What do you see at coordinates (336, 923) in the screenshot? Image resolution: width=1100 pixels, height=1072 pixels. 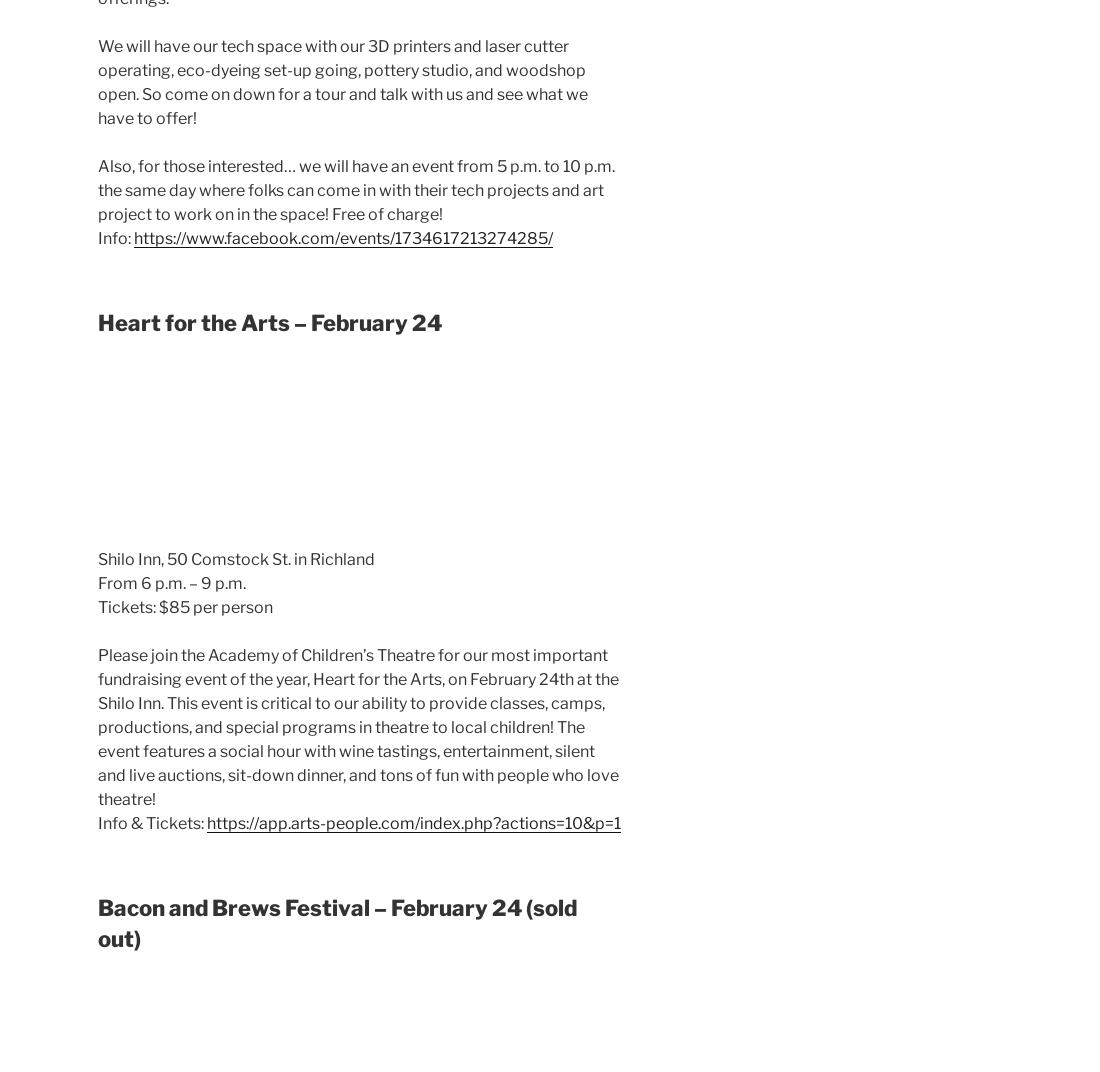 I see `'Bacon and Brews Festival – February 24 (sold out)'` at bounding box center [336, 923].